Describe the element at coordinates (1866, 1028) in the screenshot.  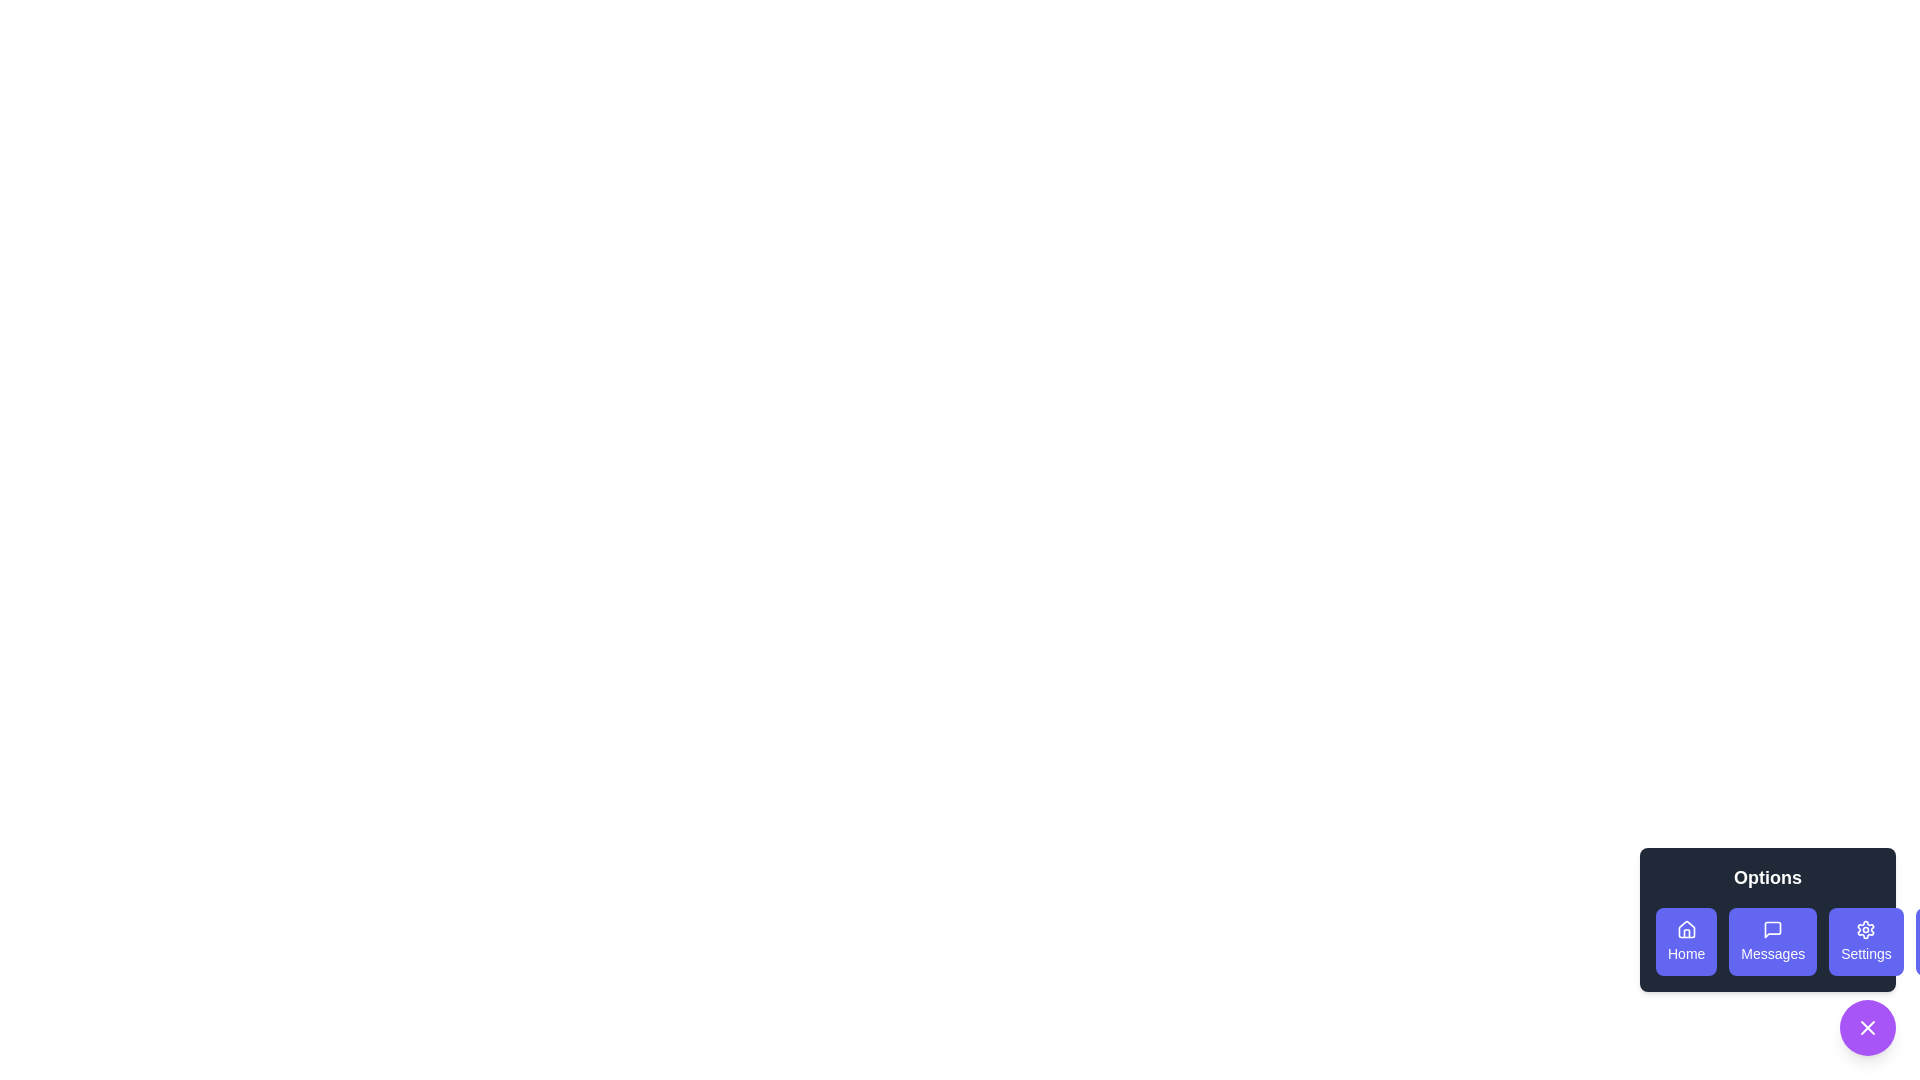
I see `the close button located at the bottom-right corner of the dialog, just below the 'Settings' button` at that location.